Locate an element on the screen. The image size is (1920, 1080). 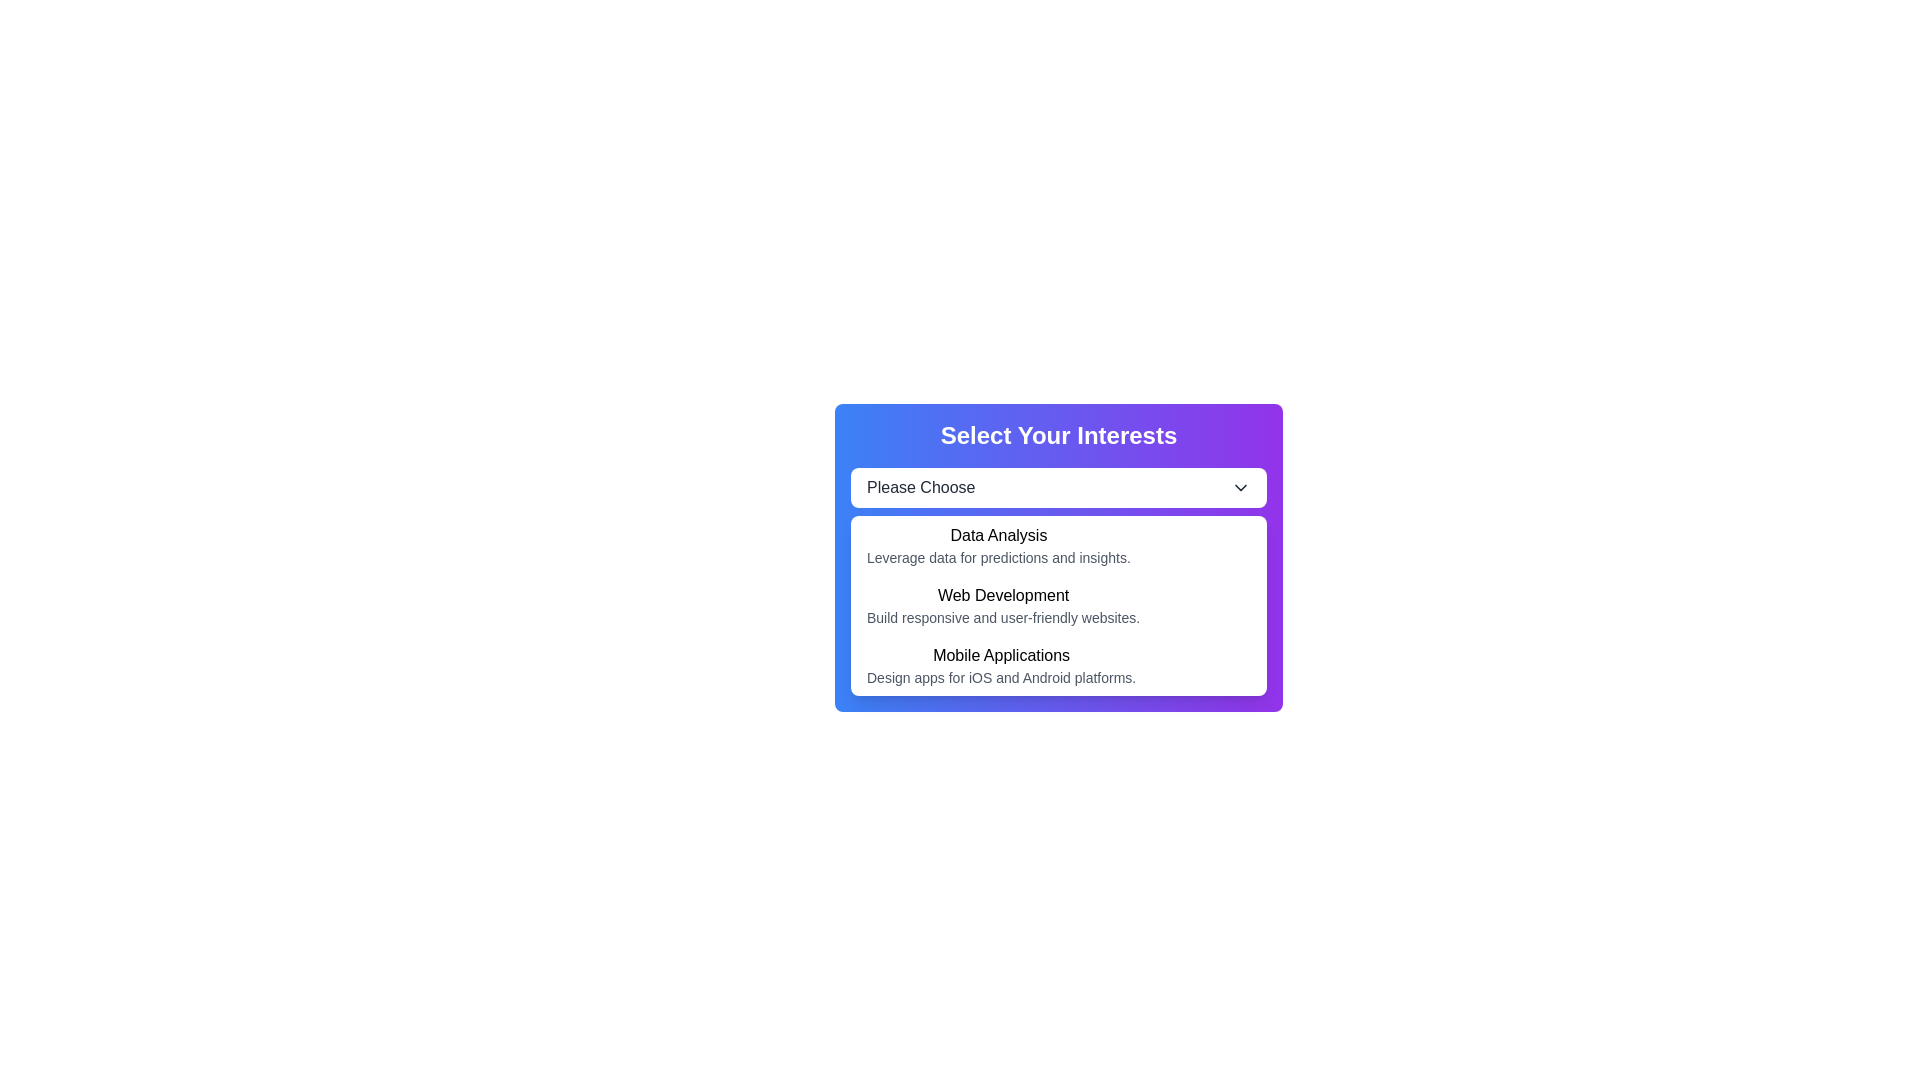
the Dropdown toggle icon located to the right of the 'Please Choose' label is located at coordinates (1240, 488).